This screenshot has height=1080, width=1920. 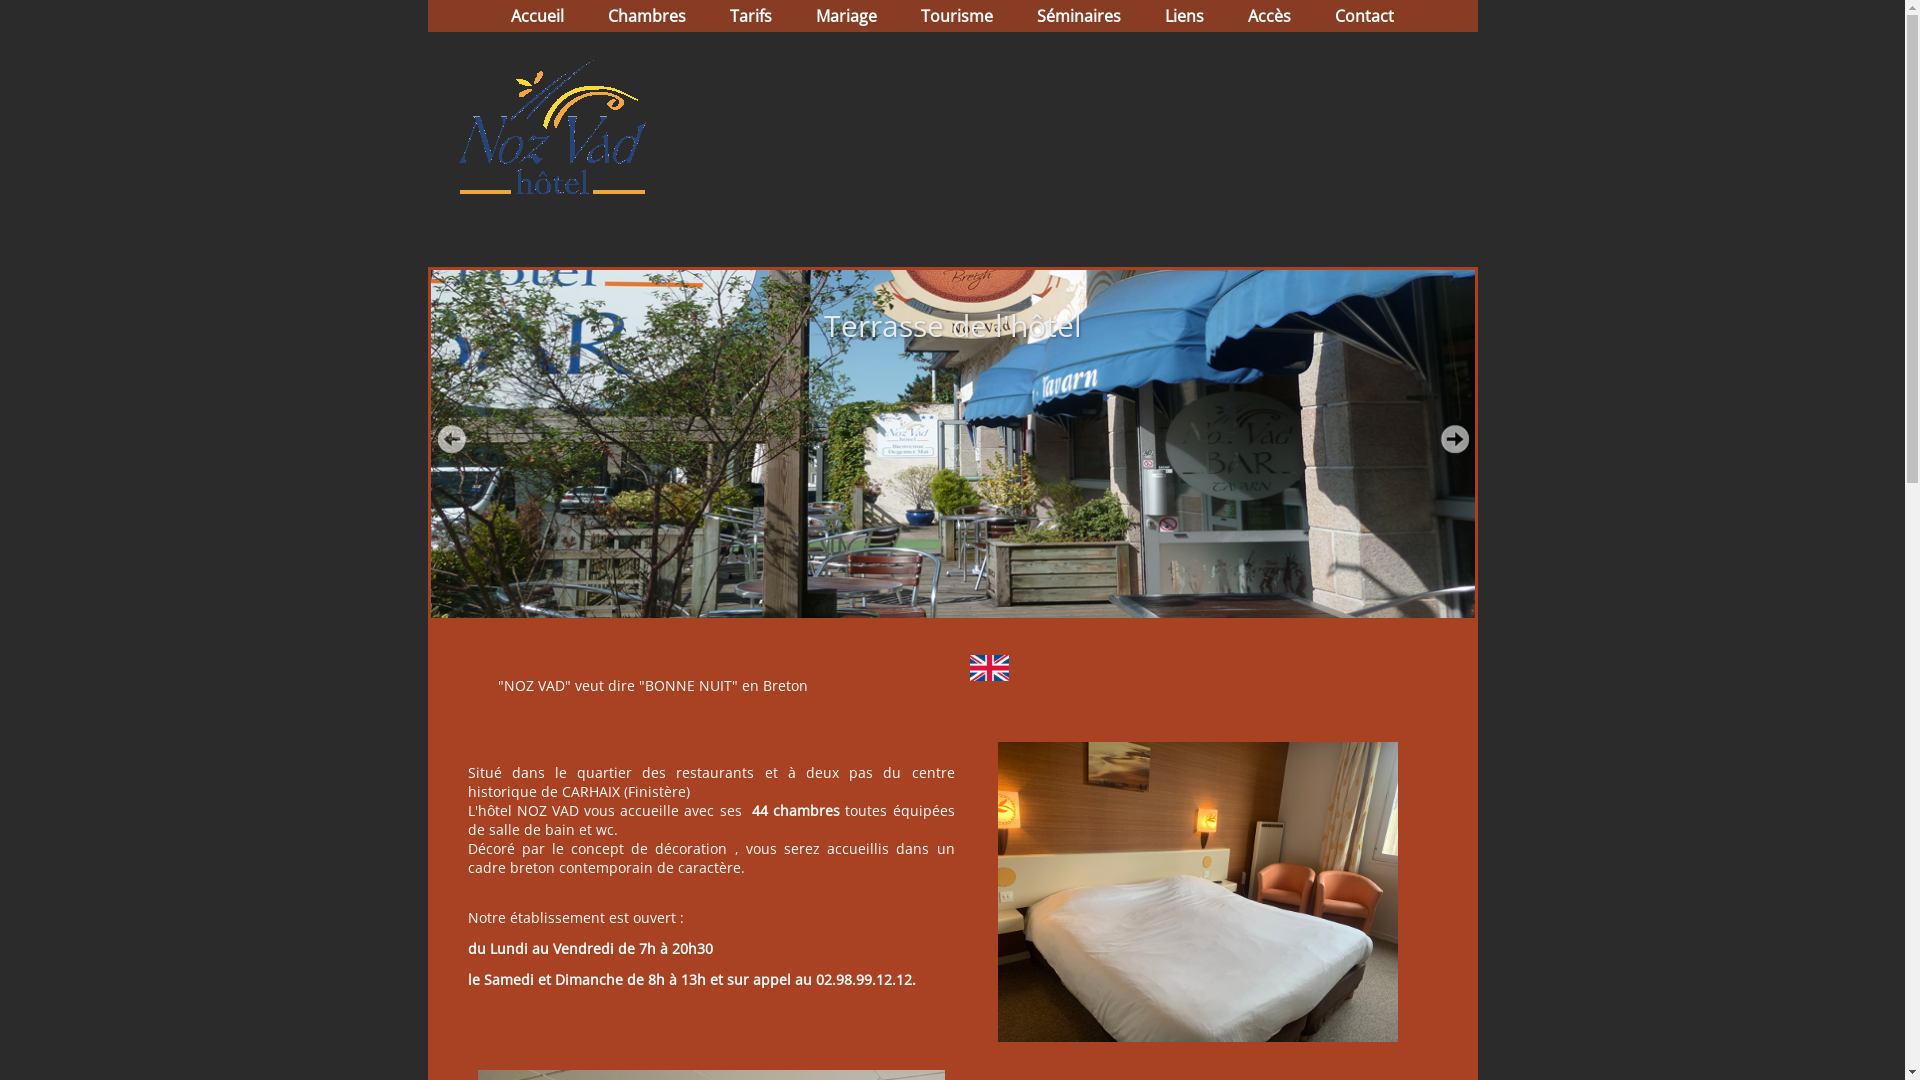 What do you see at coordinates (1440, 438) in the screenshot?
I see `'>'` at bounding box center [1440, 438].